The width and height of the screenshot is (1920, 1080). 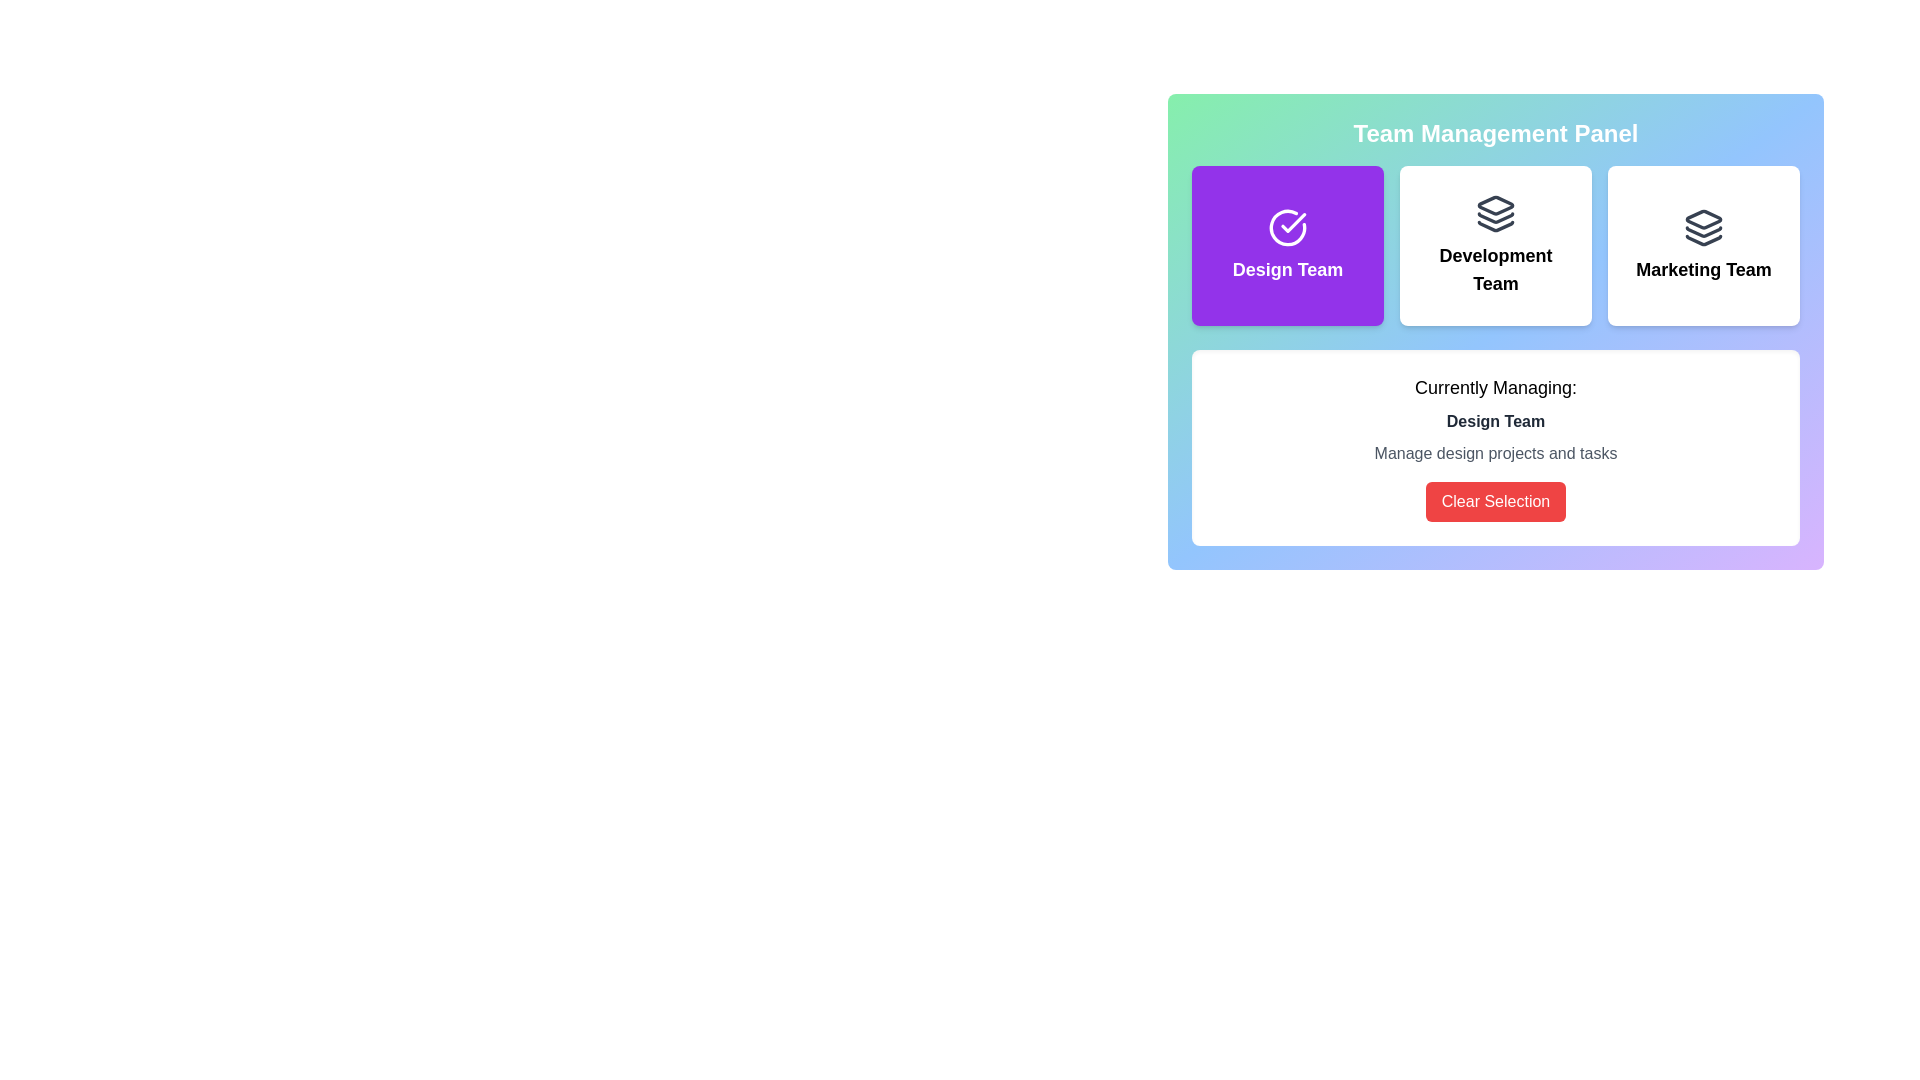 I want to click on label 'Design Team' located at the bottom of the purple button, which is the first button in a row of three buttons at the top section of the interface, so click(x=1287, y=270).